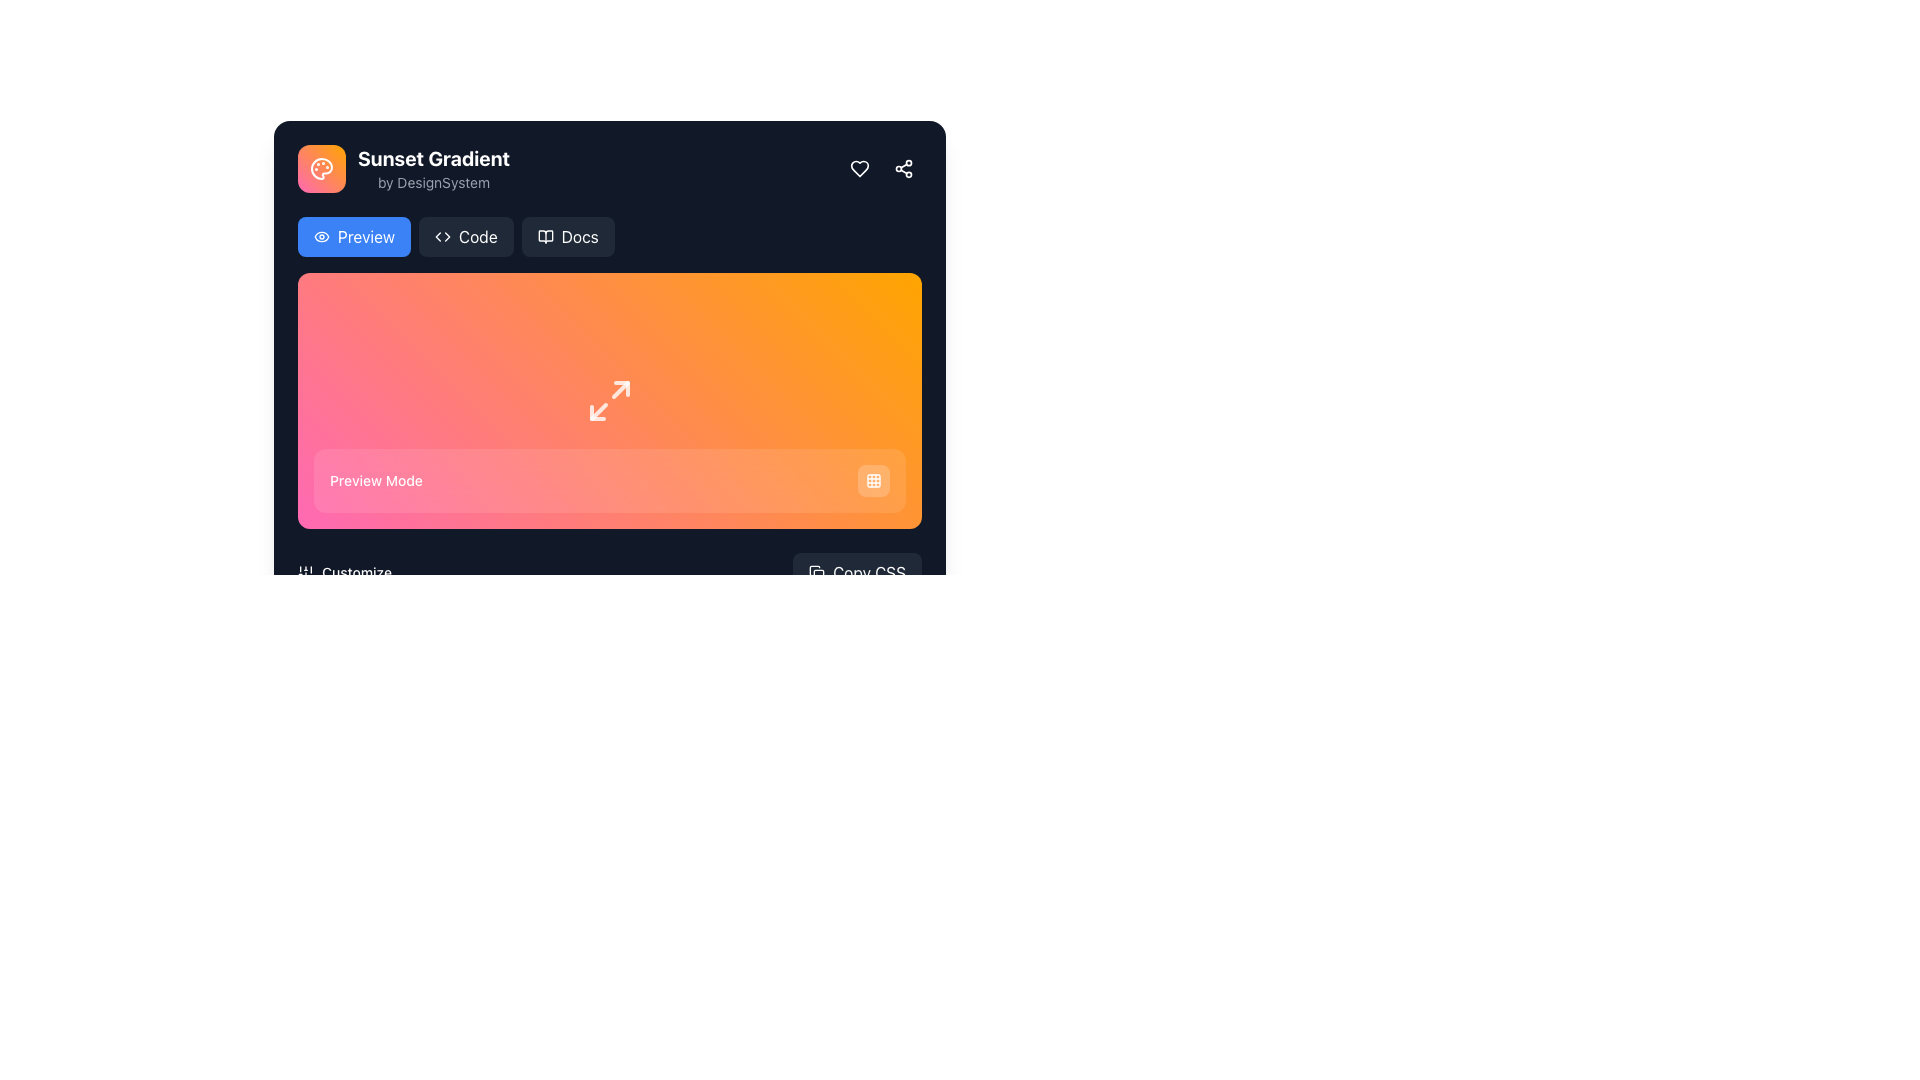 This screenshot has height=1080, width=1920. I want to click on the icon-based button represented by three vertical sliders, located to the left of the 'Customize' text, to invoke its functionality, so click(305, 573).